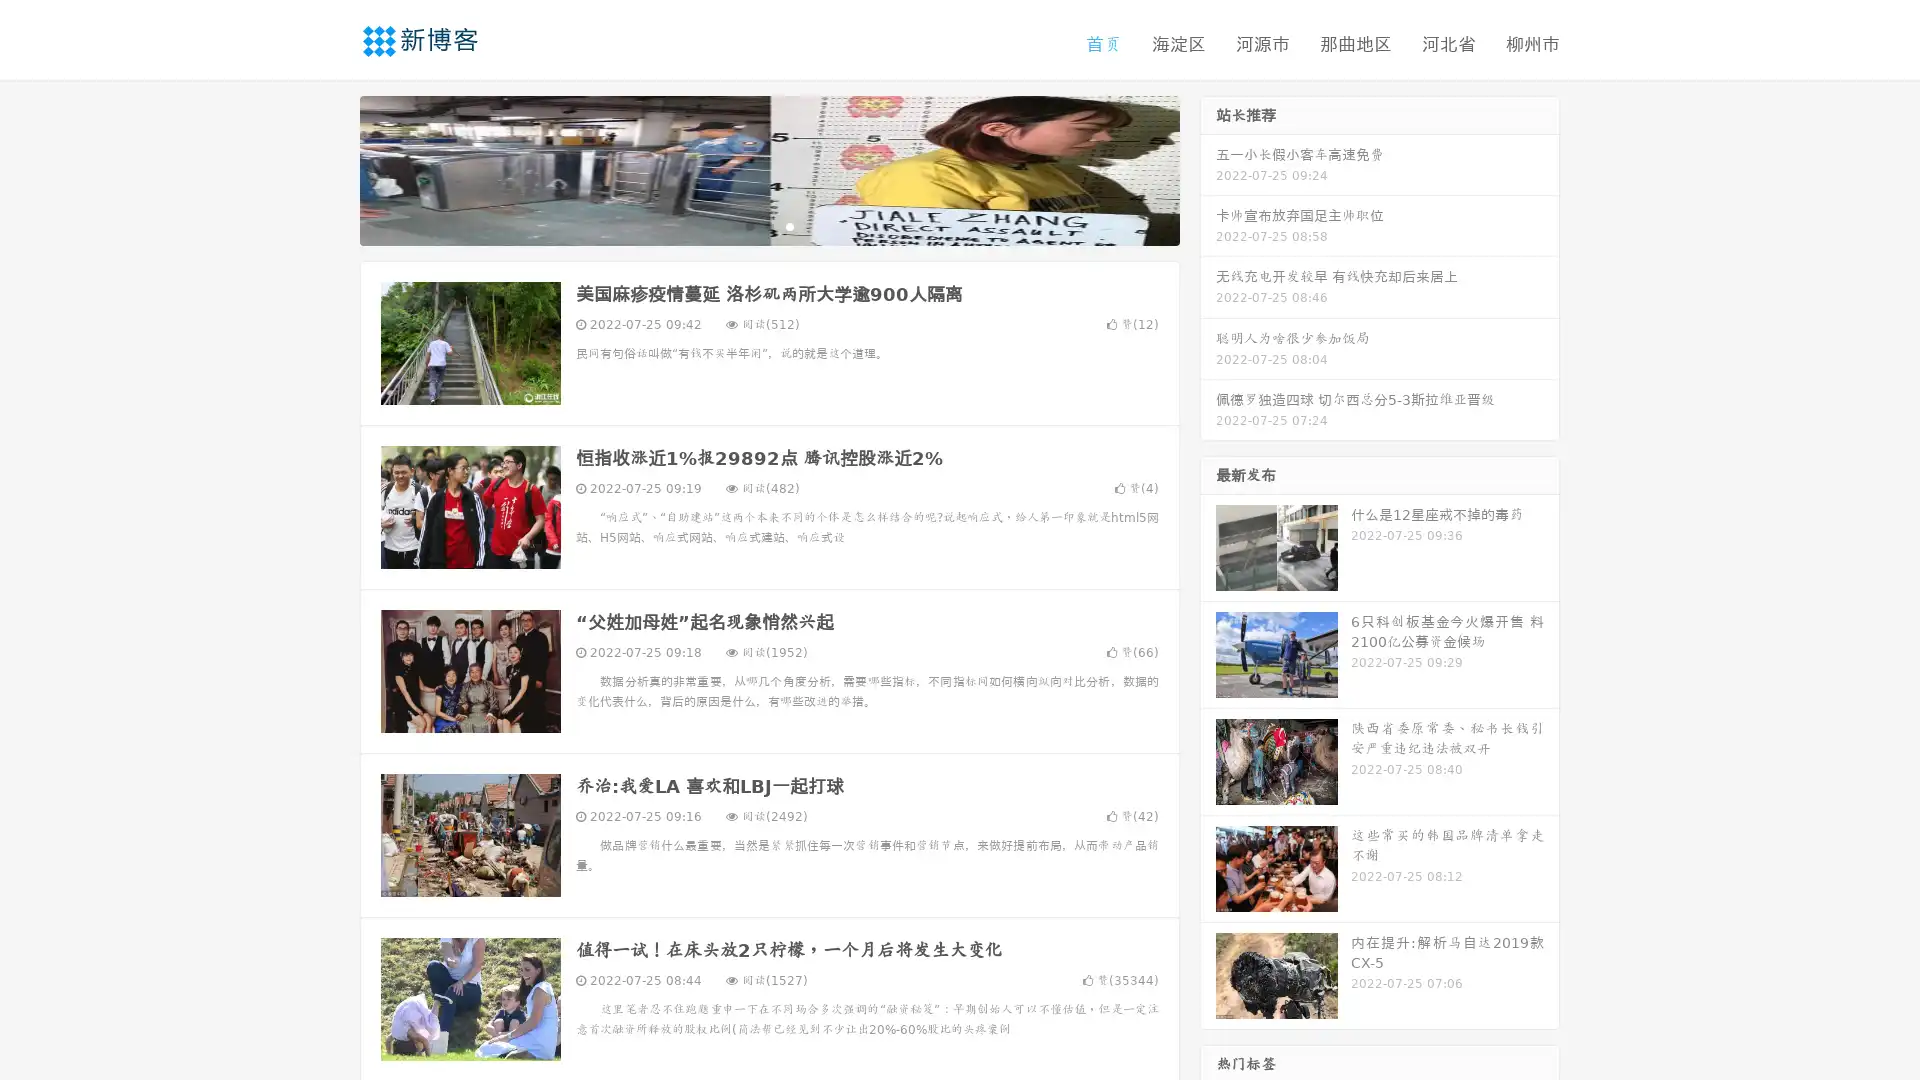  Describe the element at coordinates (789, 225) in the screenshot. I see `Go to slide 3` at that location.